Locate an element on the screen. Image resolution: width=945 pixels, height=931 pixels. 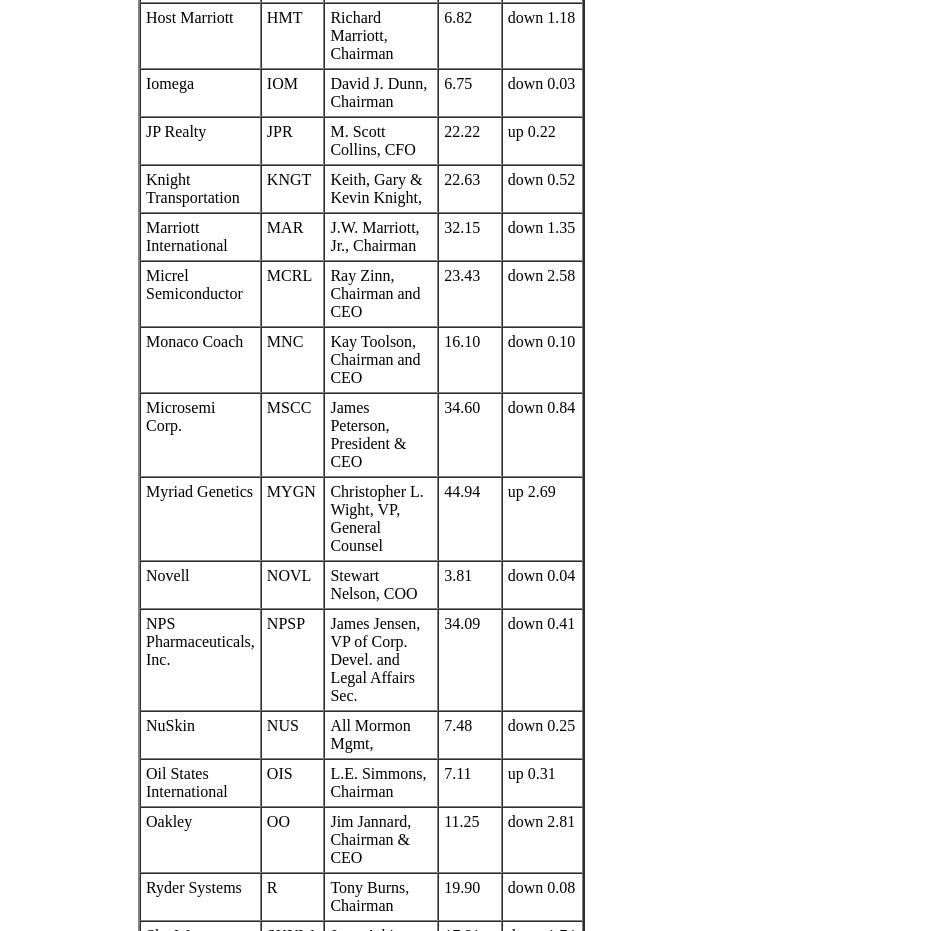
'down 0.52' is located at coordinates (505, 178).